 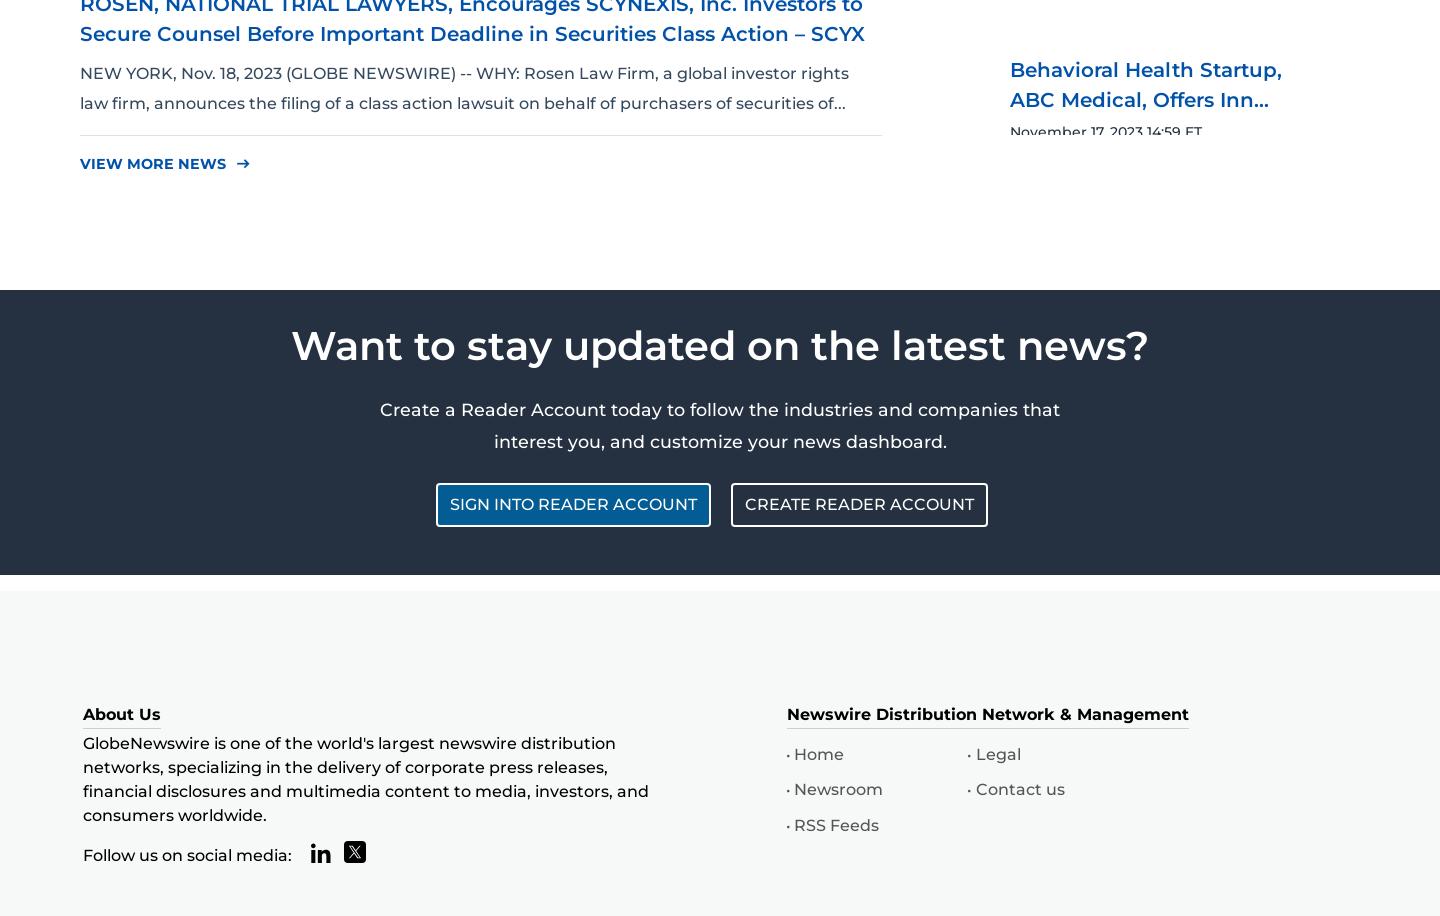 I want to click on 'Follow us on social media:', so click(x=82, y=854).